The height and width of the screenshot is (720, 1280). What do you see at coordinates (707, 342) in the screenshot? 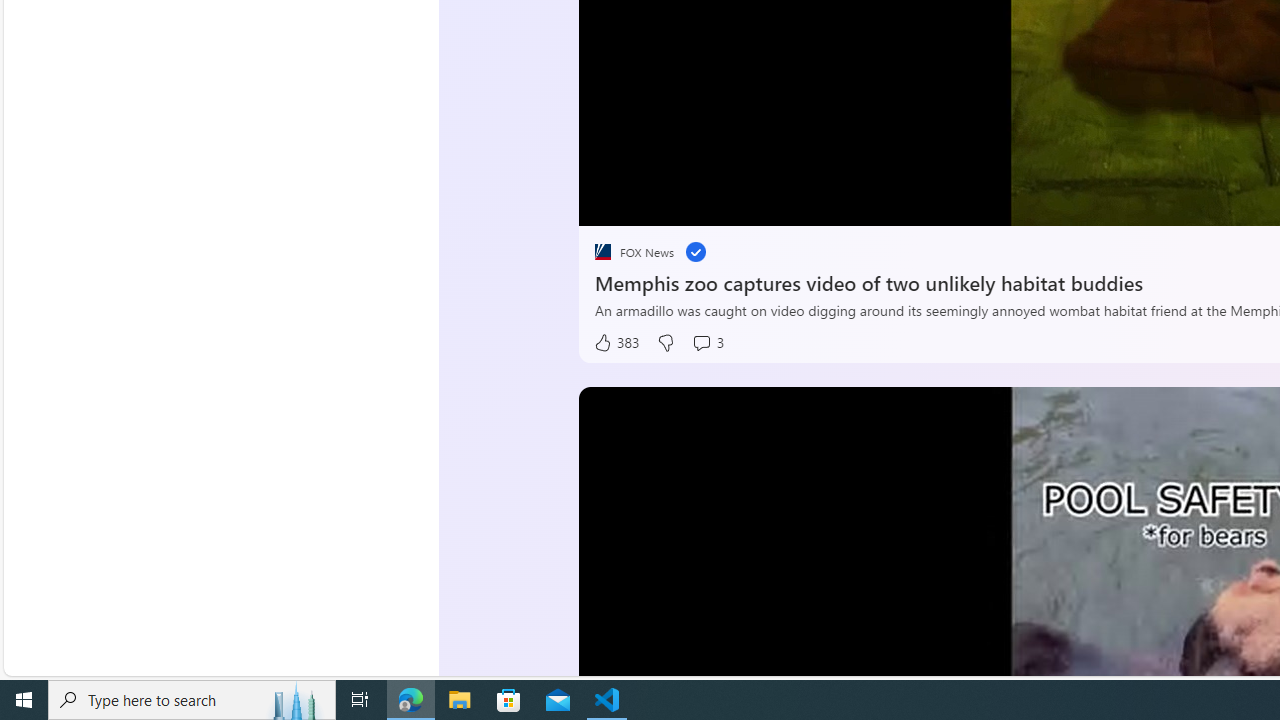
I see `'View comments 3 Comment'` at bounding box center [707, 342].